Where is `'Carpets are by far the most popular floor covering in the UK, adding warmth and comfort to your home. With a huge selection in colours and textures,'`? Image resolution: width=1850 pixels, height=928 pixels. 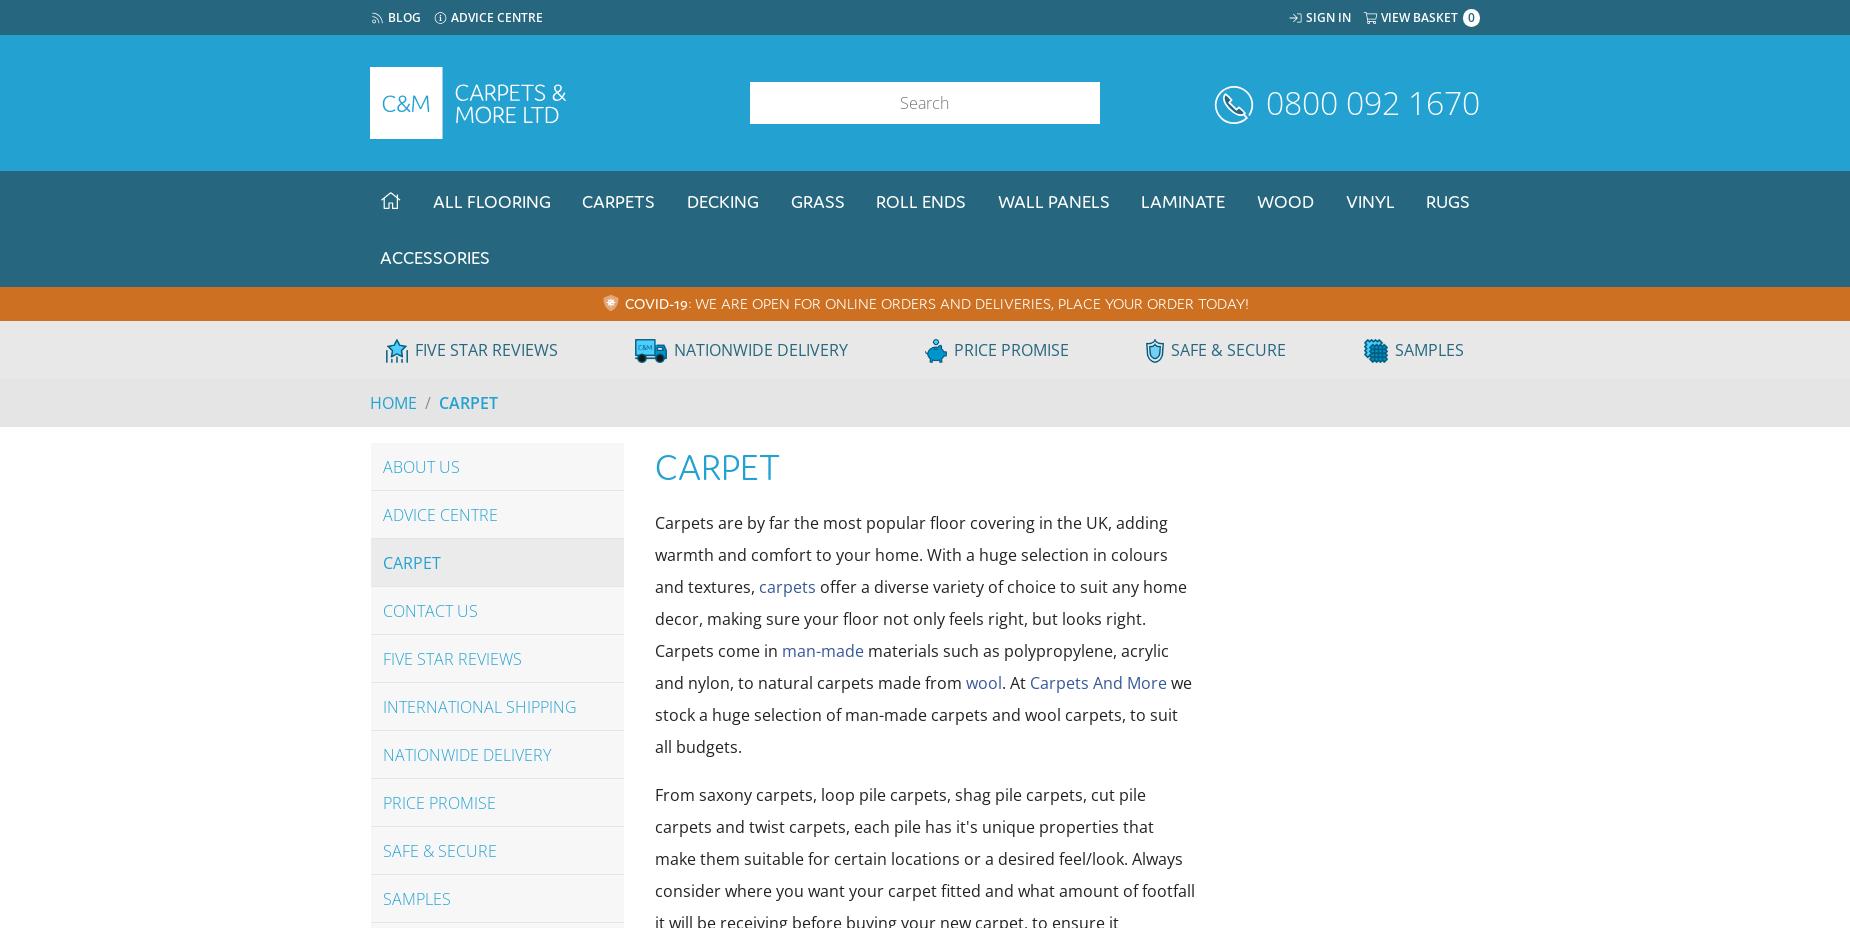 'Carpets are by far the most popular floor covering in the UK, adding warmth and comfort to your home. With a huge selection in colours and textures,' is located at coordinates (911, 554).